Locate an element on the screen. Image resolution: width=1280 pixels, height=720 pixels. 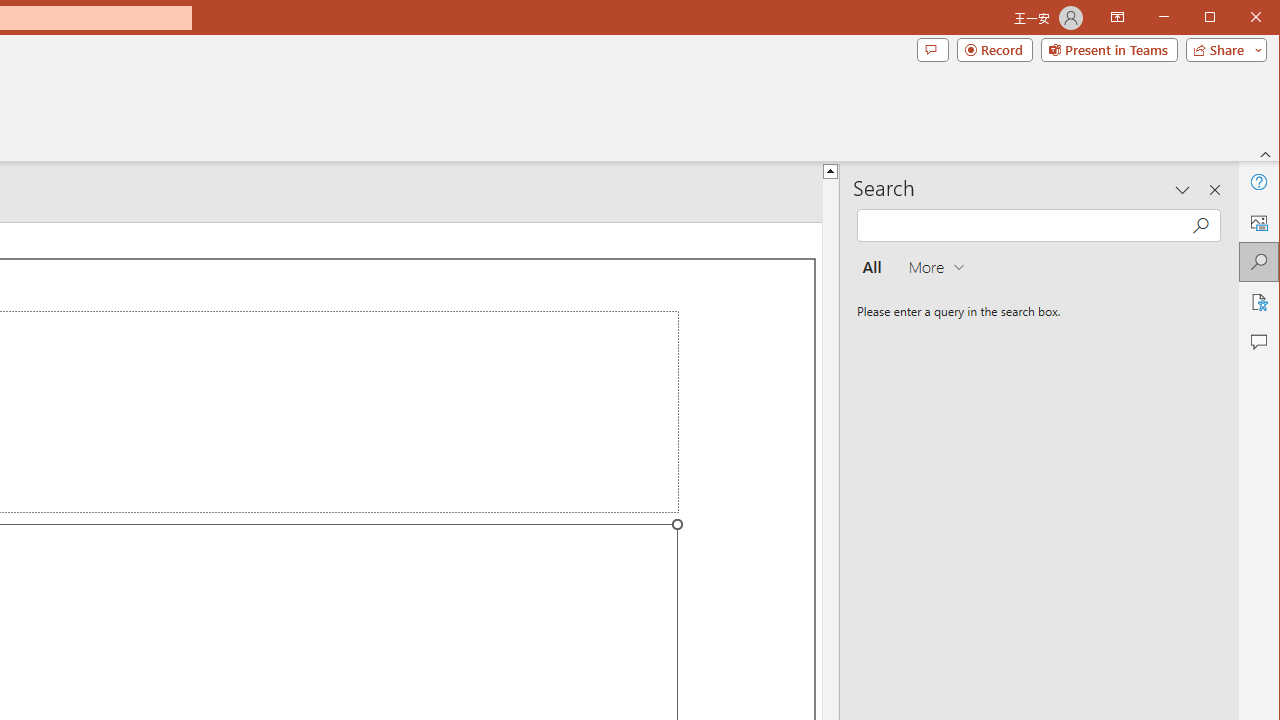
'Close pane' is located at coordinates (1214, 190).